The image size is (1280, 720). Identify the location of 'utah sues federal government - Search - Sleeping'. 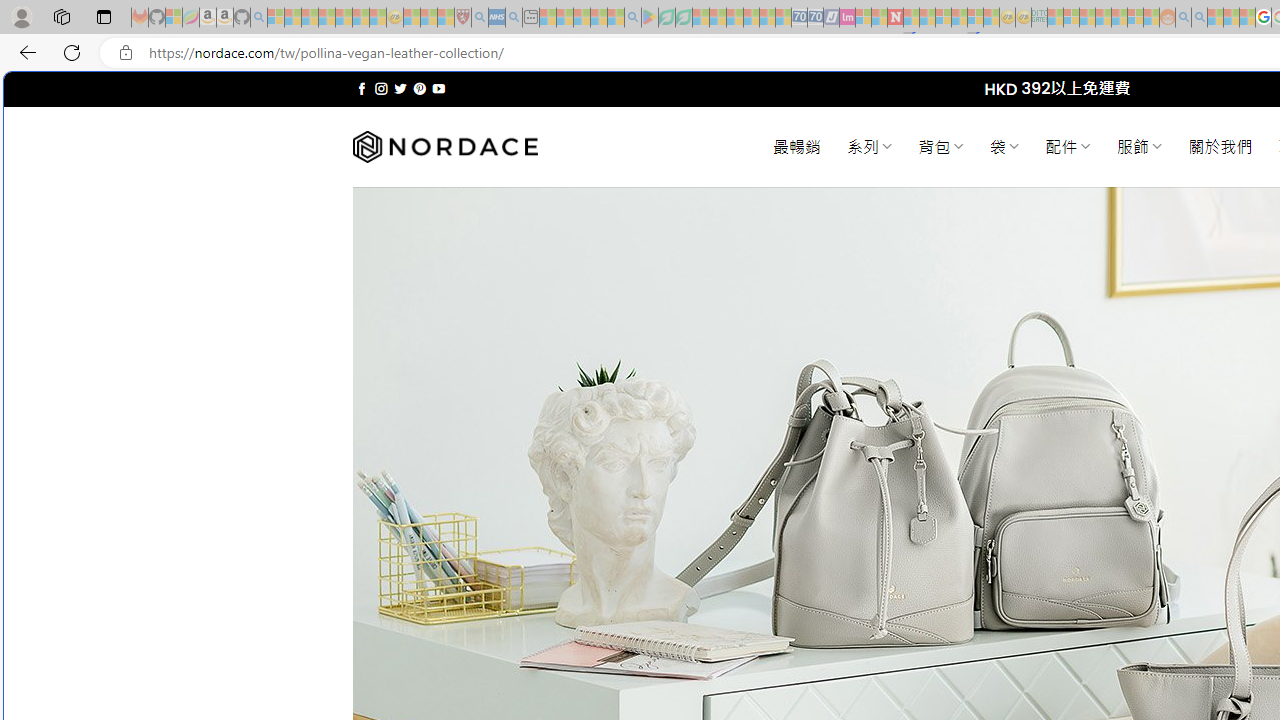
(513, 17).